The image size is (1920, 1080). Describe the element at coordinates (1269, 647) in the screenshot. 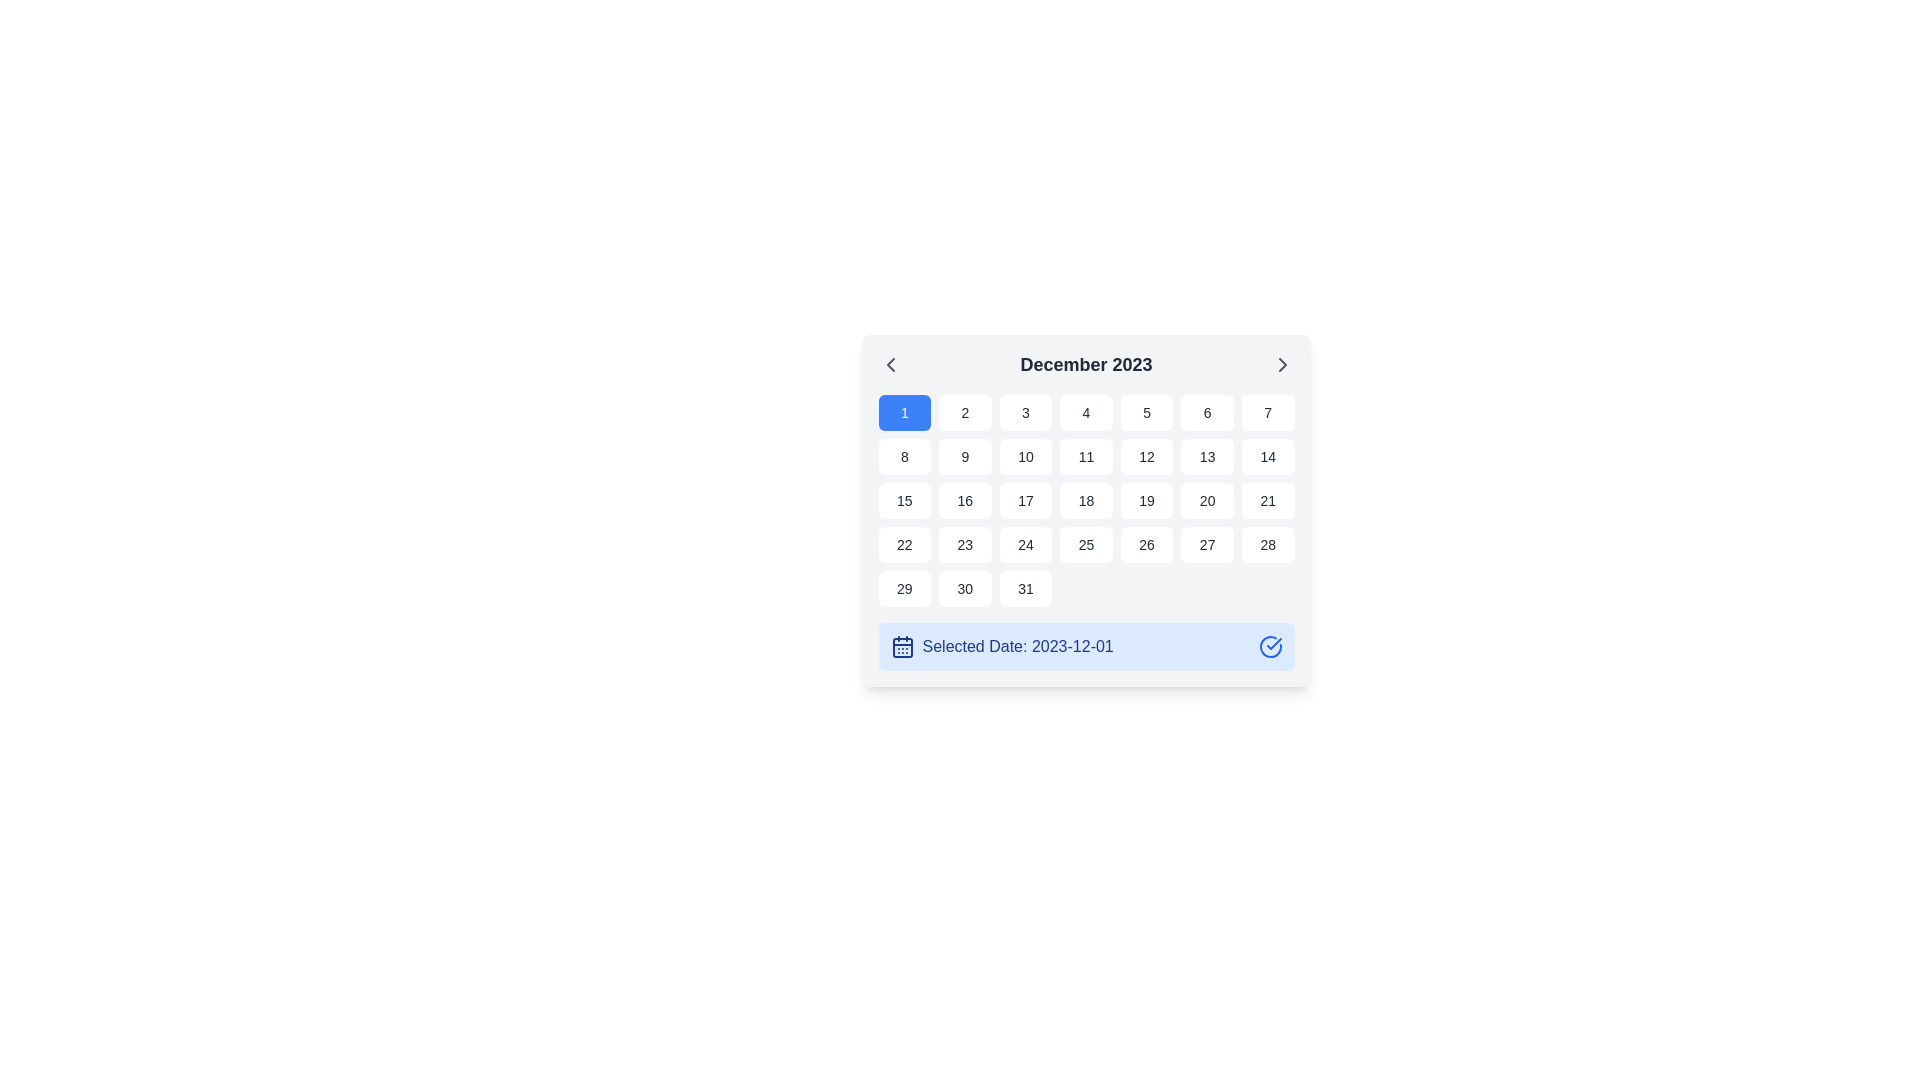

I see `the blue circular icon with a checkmark located at the bottom-right of the date display labeled 'Selected Date: 2023-12-01'` at that location.